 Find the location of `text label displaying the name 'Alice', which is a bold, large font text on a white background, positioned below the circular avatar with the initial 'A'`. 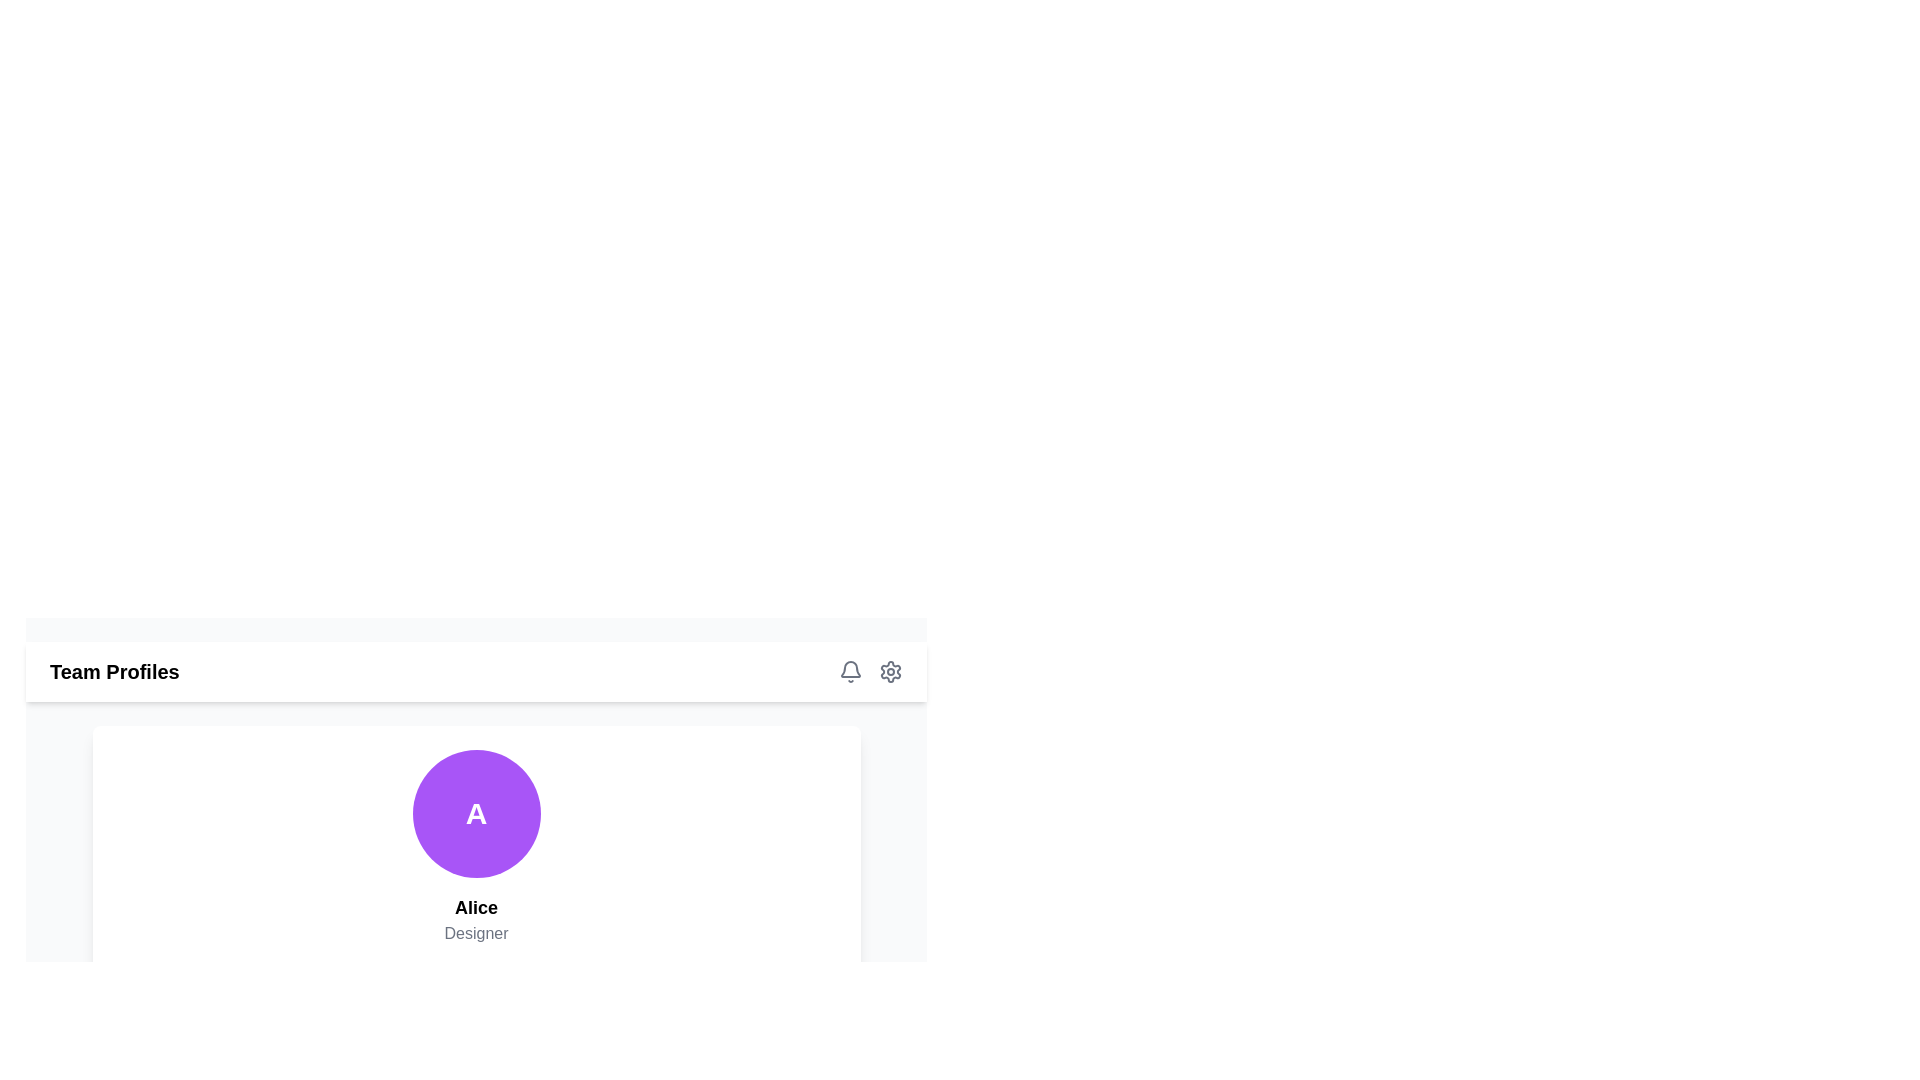

text label displaying the name 'Alice', which is a bold, large font text on a white background, positioned below the circular avatar with the initial 'A' is located at coordinates (475, 907).